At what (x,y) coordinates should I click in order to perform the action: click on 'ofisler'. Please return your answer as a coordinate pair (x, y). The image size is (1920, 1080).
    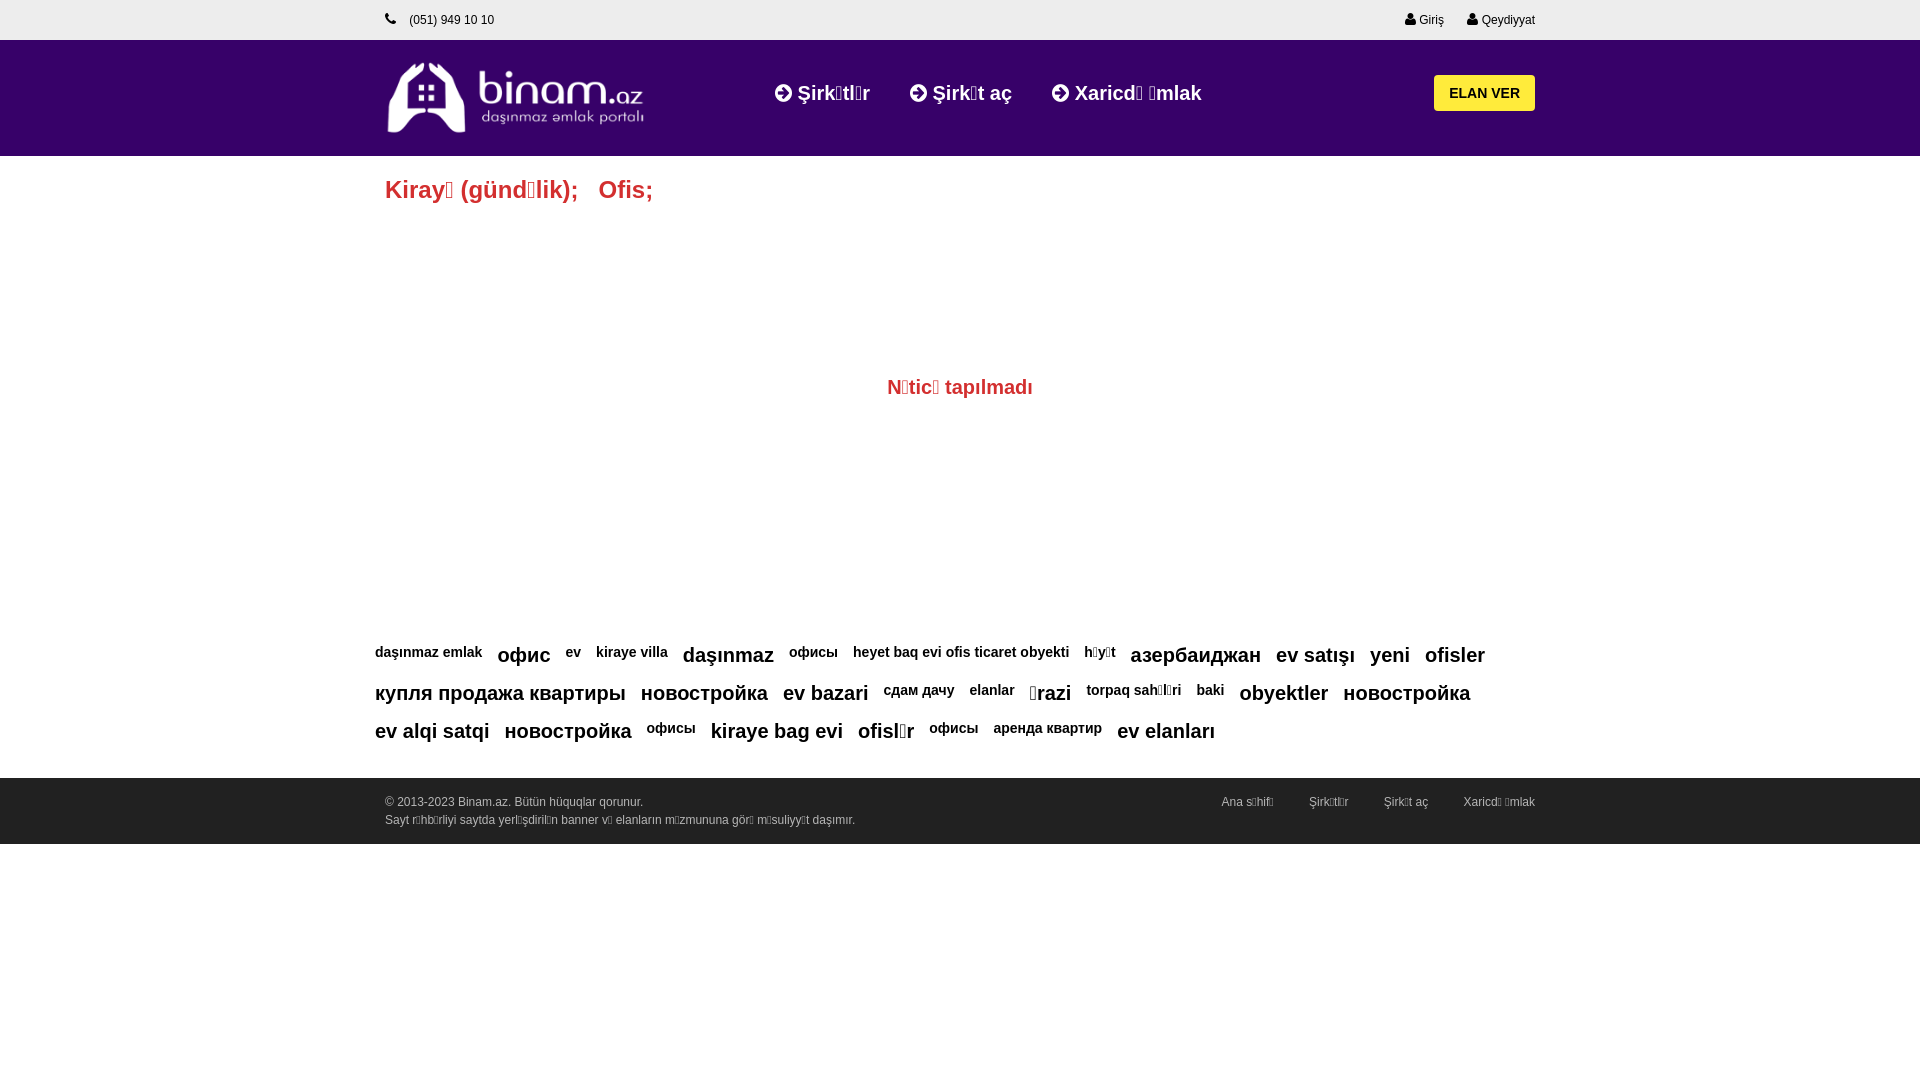
    Looking at the image, I should click on (1424, 655).